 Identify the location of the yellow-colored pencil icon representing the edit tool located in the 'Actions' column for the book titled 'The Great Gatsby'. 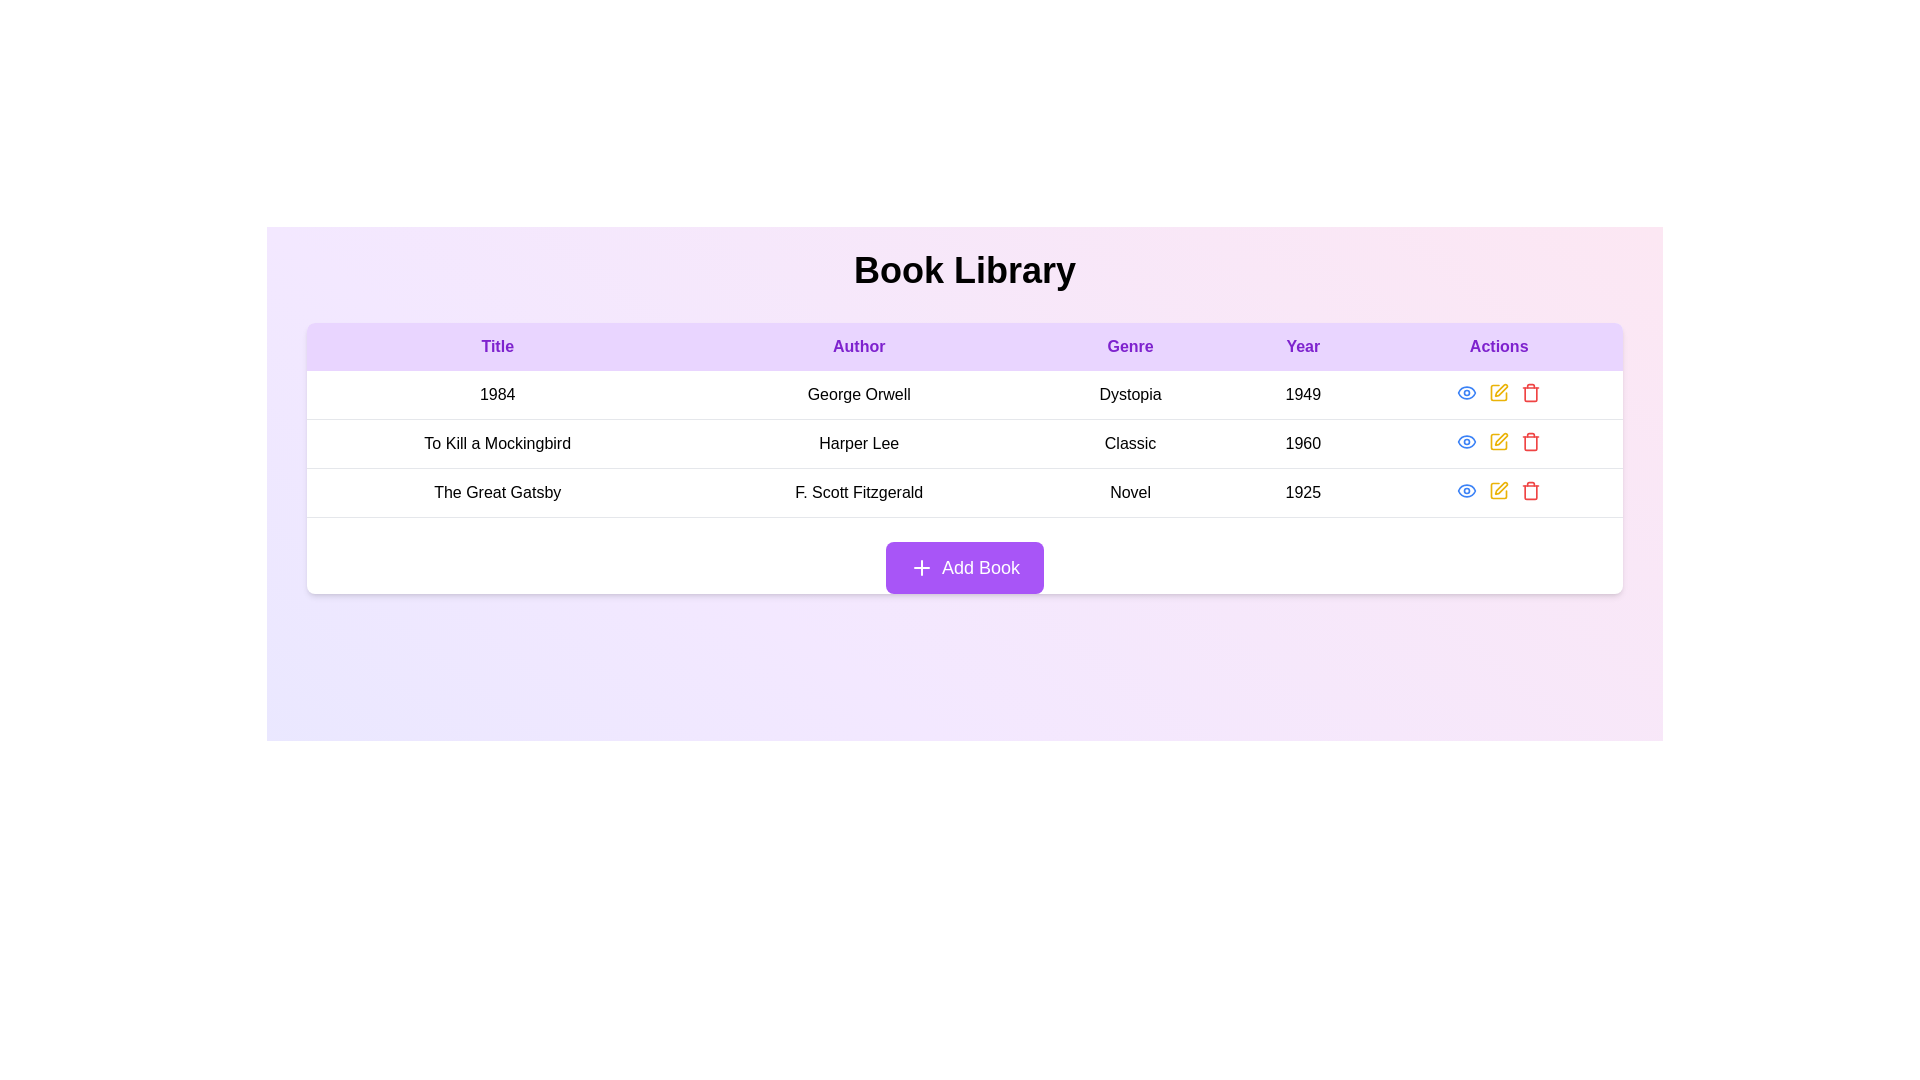
(1499, 490).